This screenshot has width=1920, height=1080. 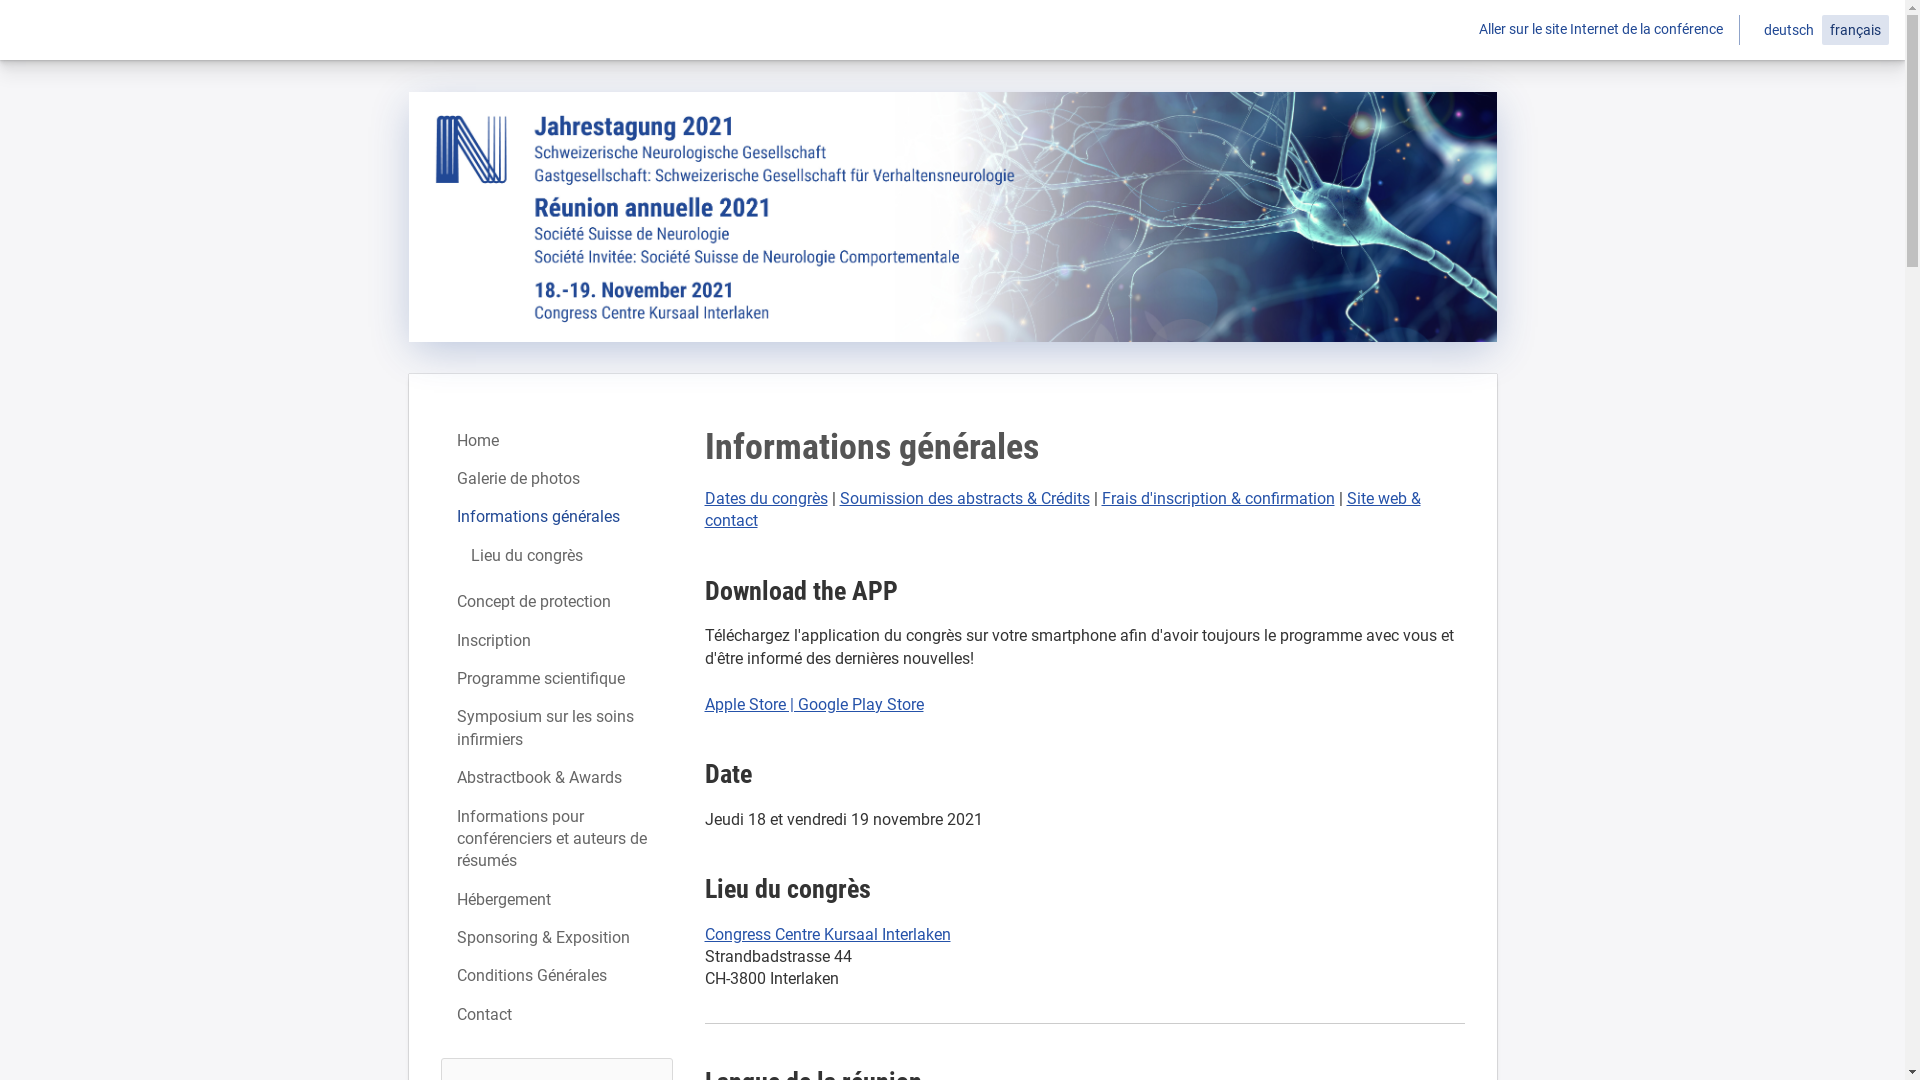 What do you see at coordinates (439, 728) in the screenshot?
I see `'Symposium sur les soins infirmiers'` at bounding box center [439, 728].